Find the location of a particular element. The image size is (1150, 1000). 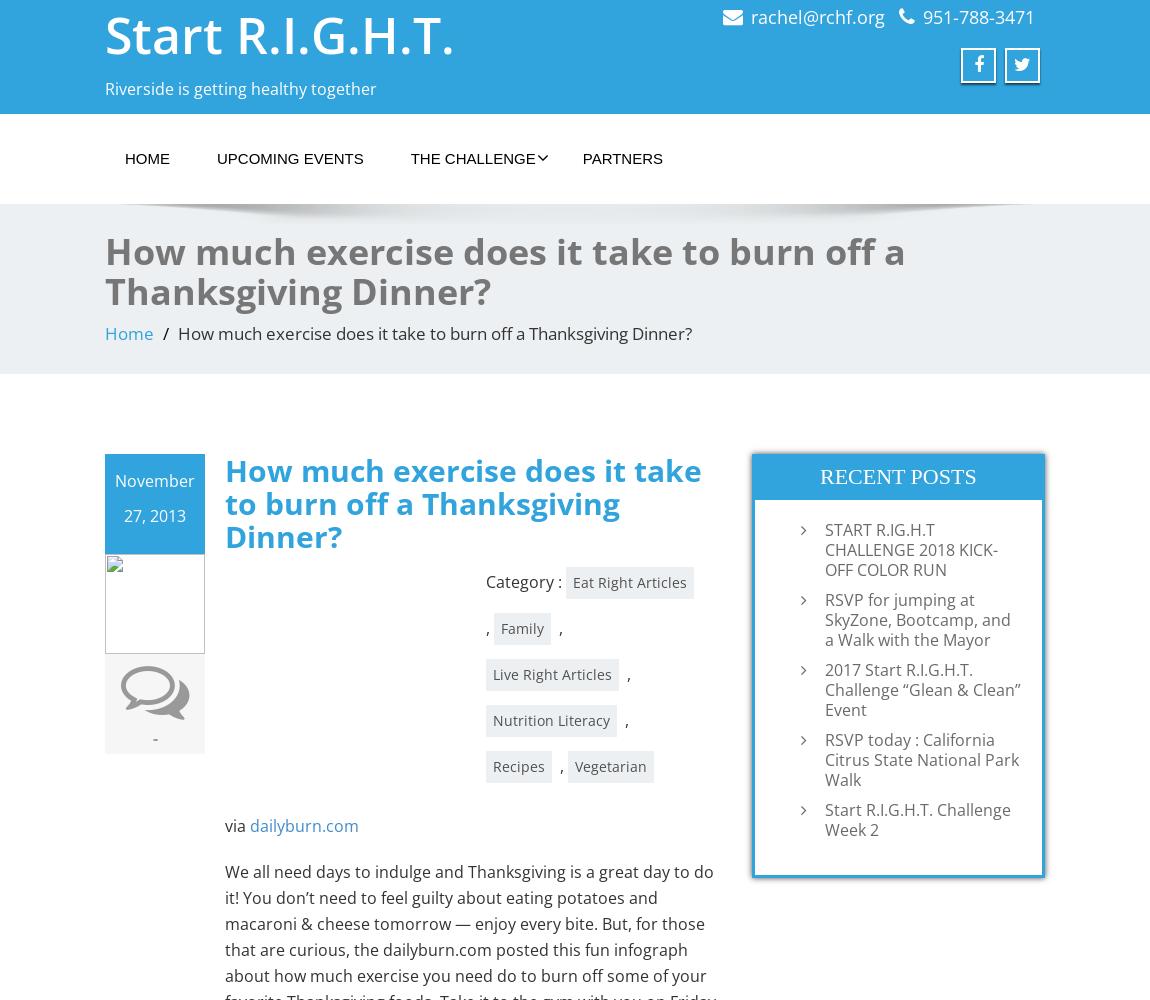

'November 27, 2013' is located at coordinates (154, 496).